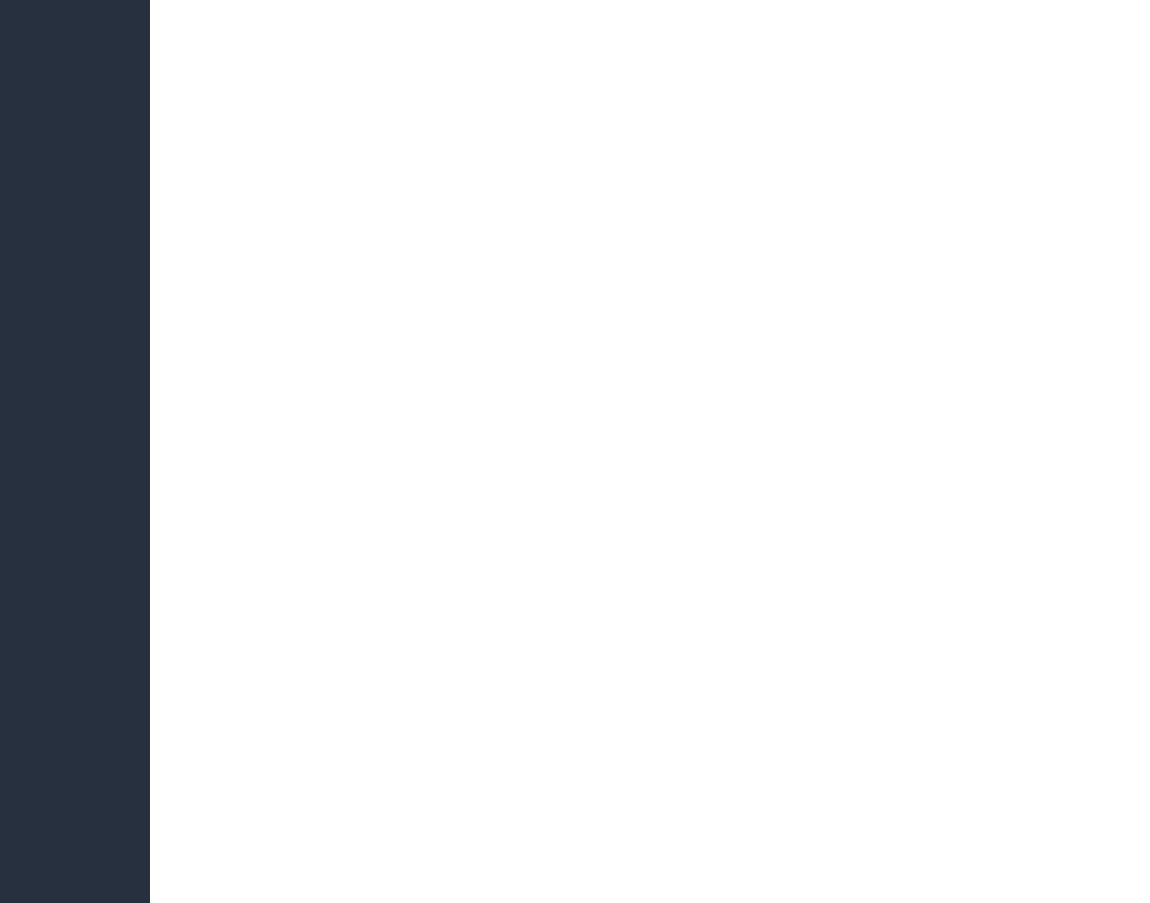  What do you see at coordinates (236, 38) in the screenshot?
I see `'18. May 2015, 08:08'` at bounding box center [236, 38].